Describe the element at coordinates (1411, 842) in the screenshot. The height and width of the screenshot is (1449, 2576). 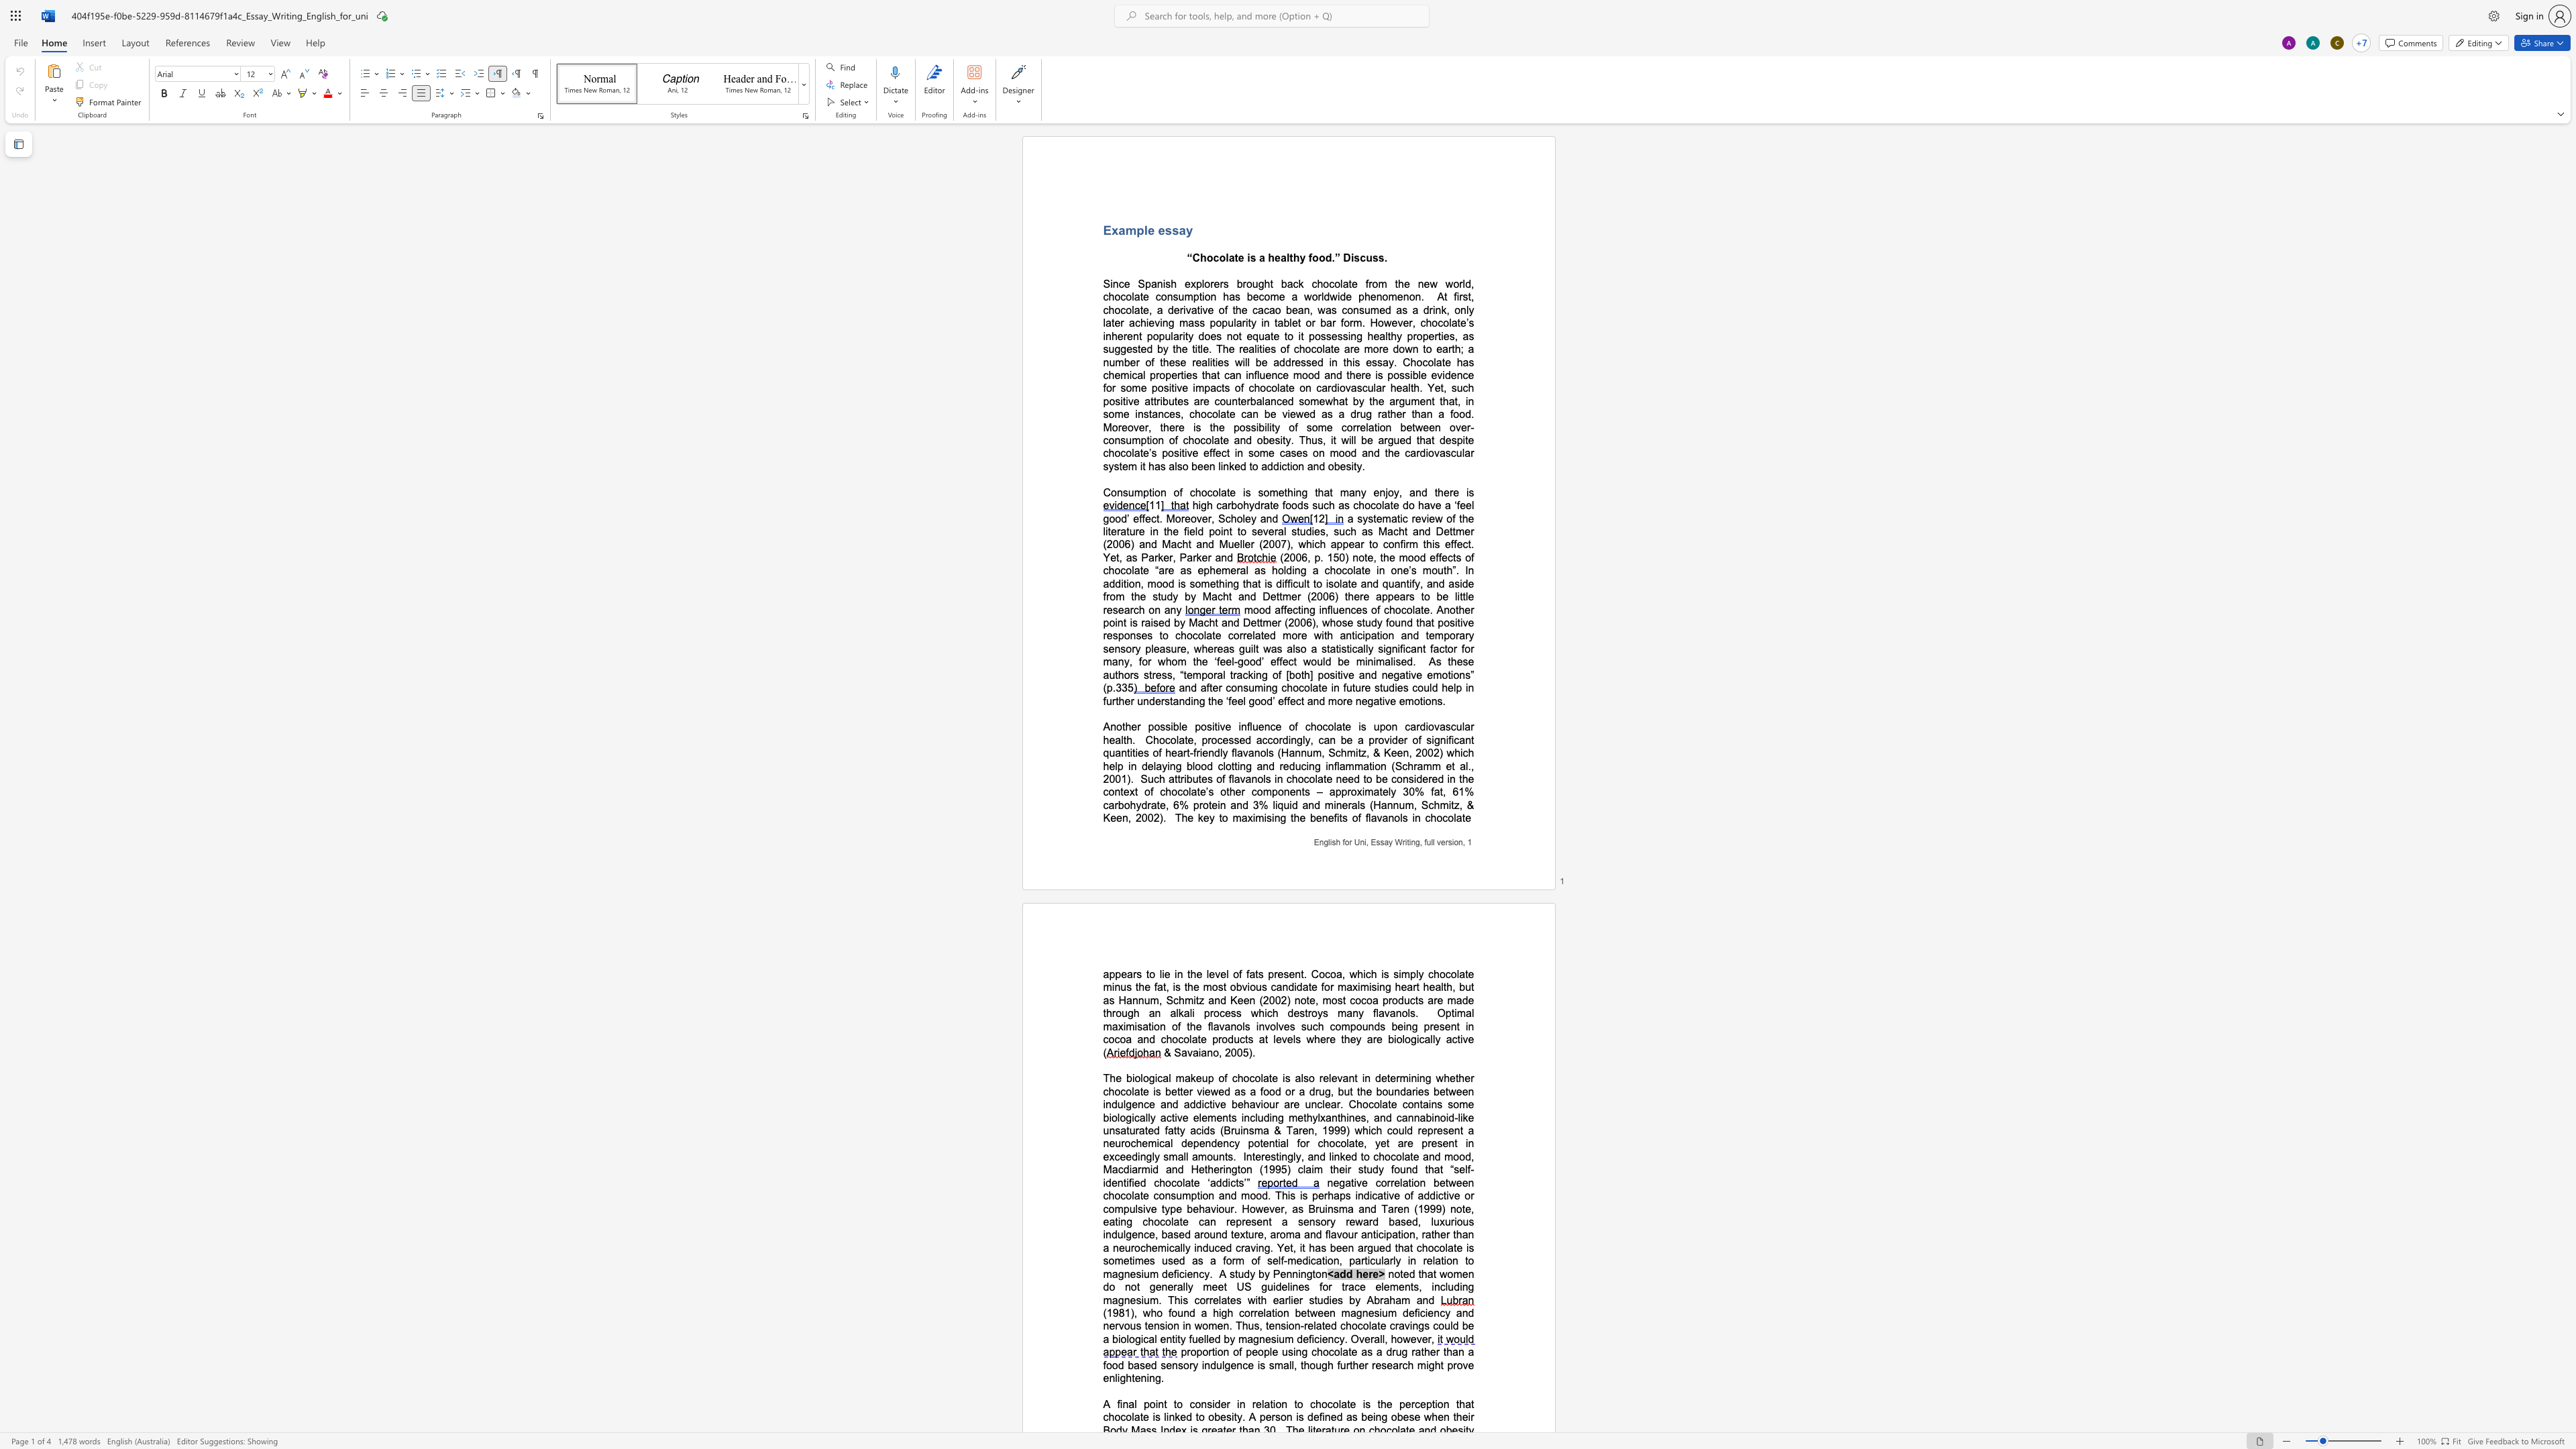
I see `the space between the continuous character "i" and "n" in the text` at that location.